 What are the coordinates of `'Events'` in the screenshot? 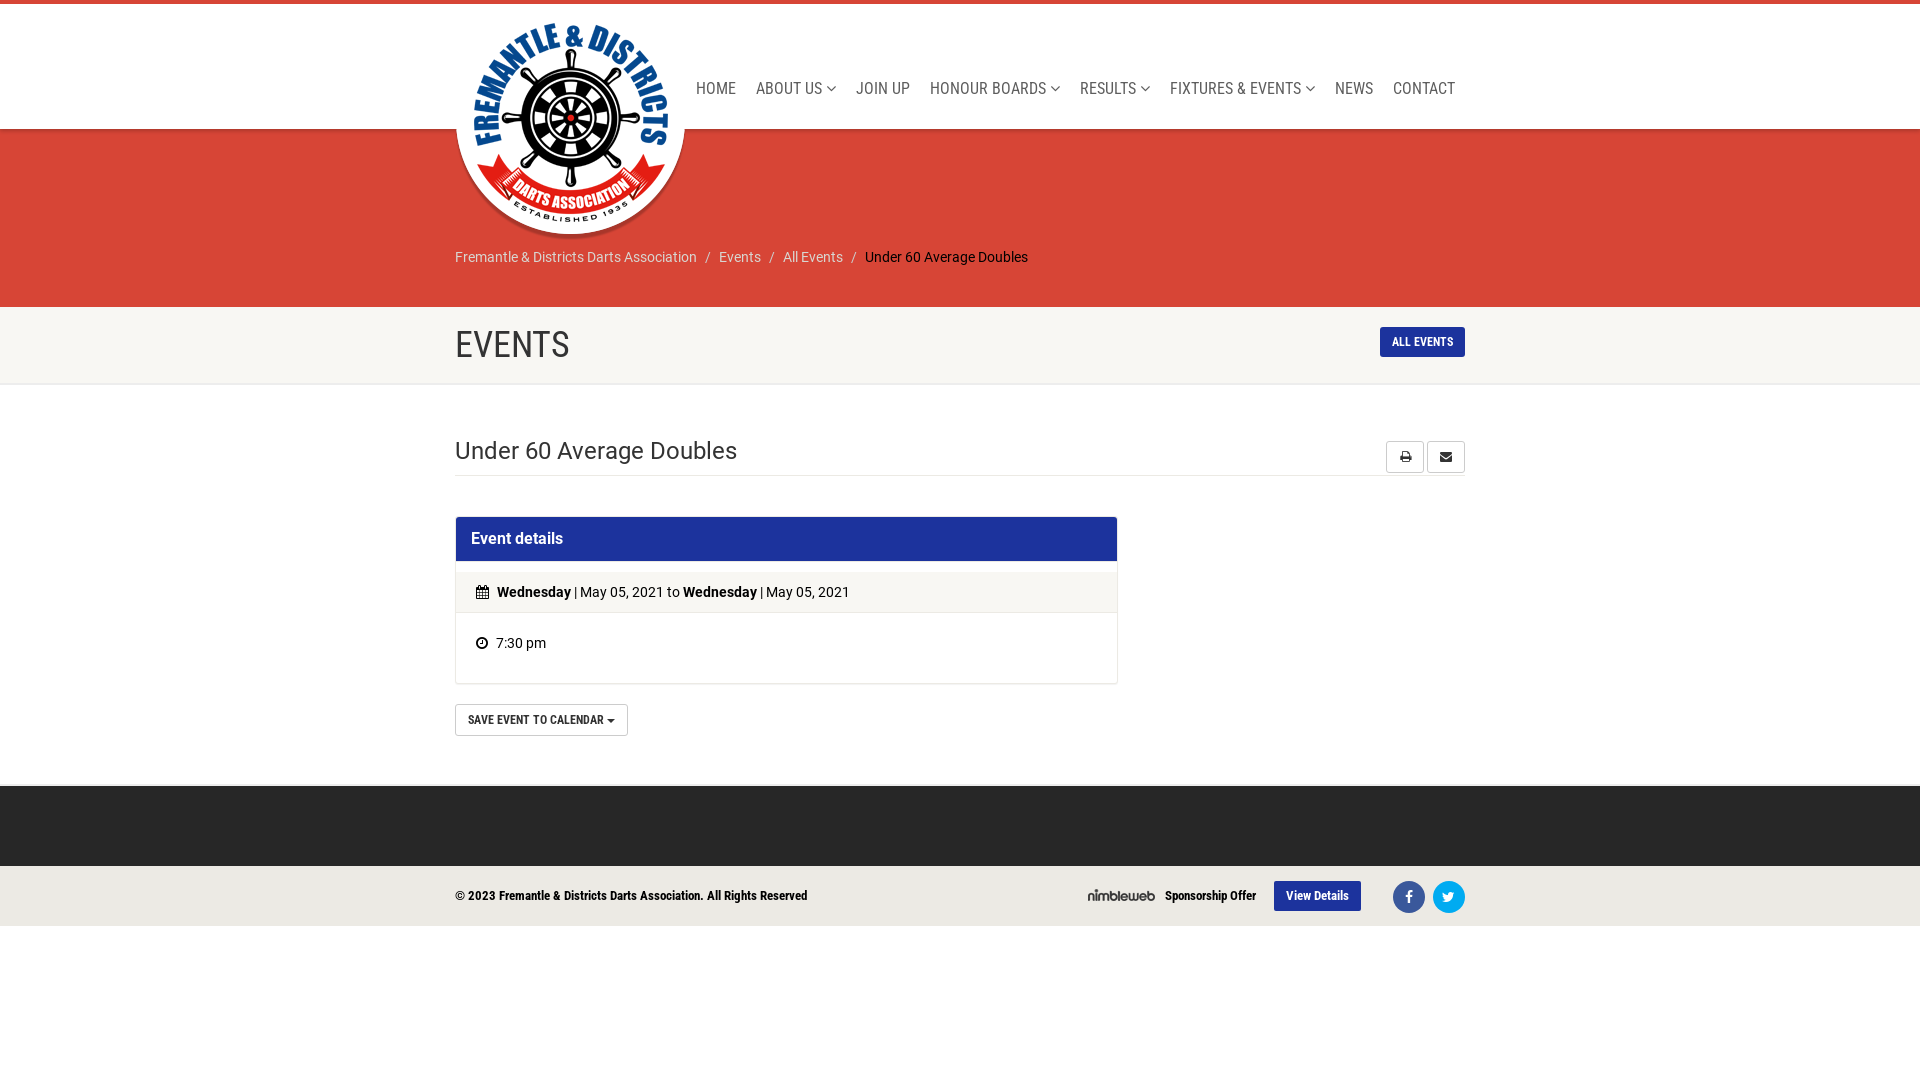 It's located at (738, 256).